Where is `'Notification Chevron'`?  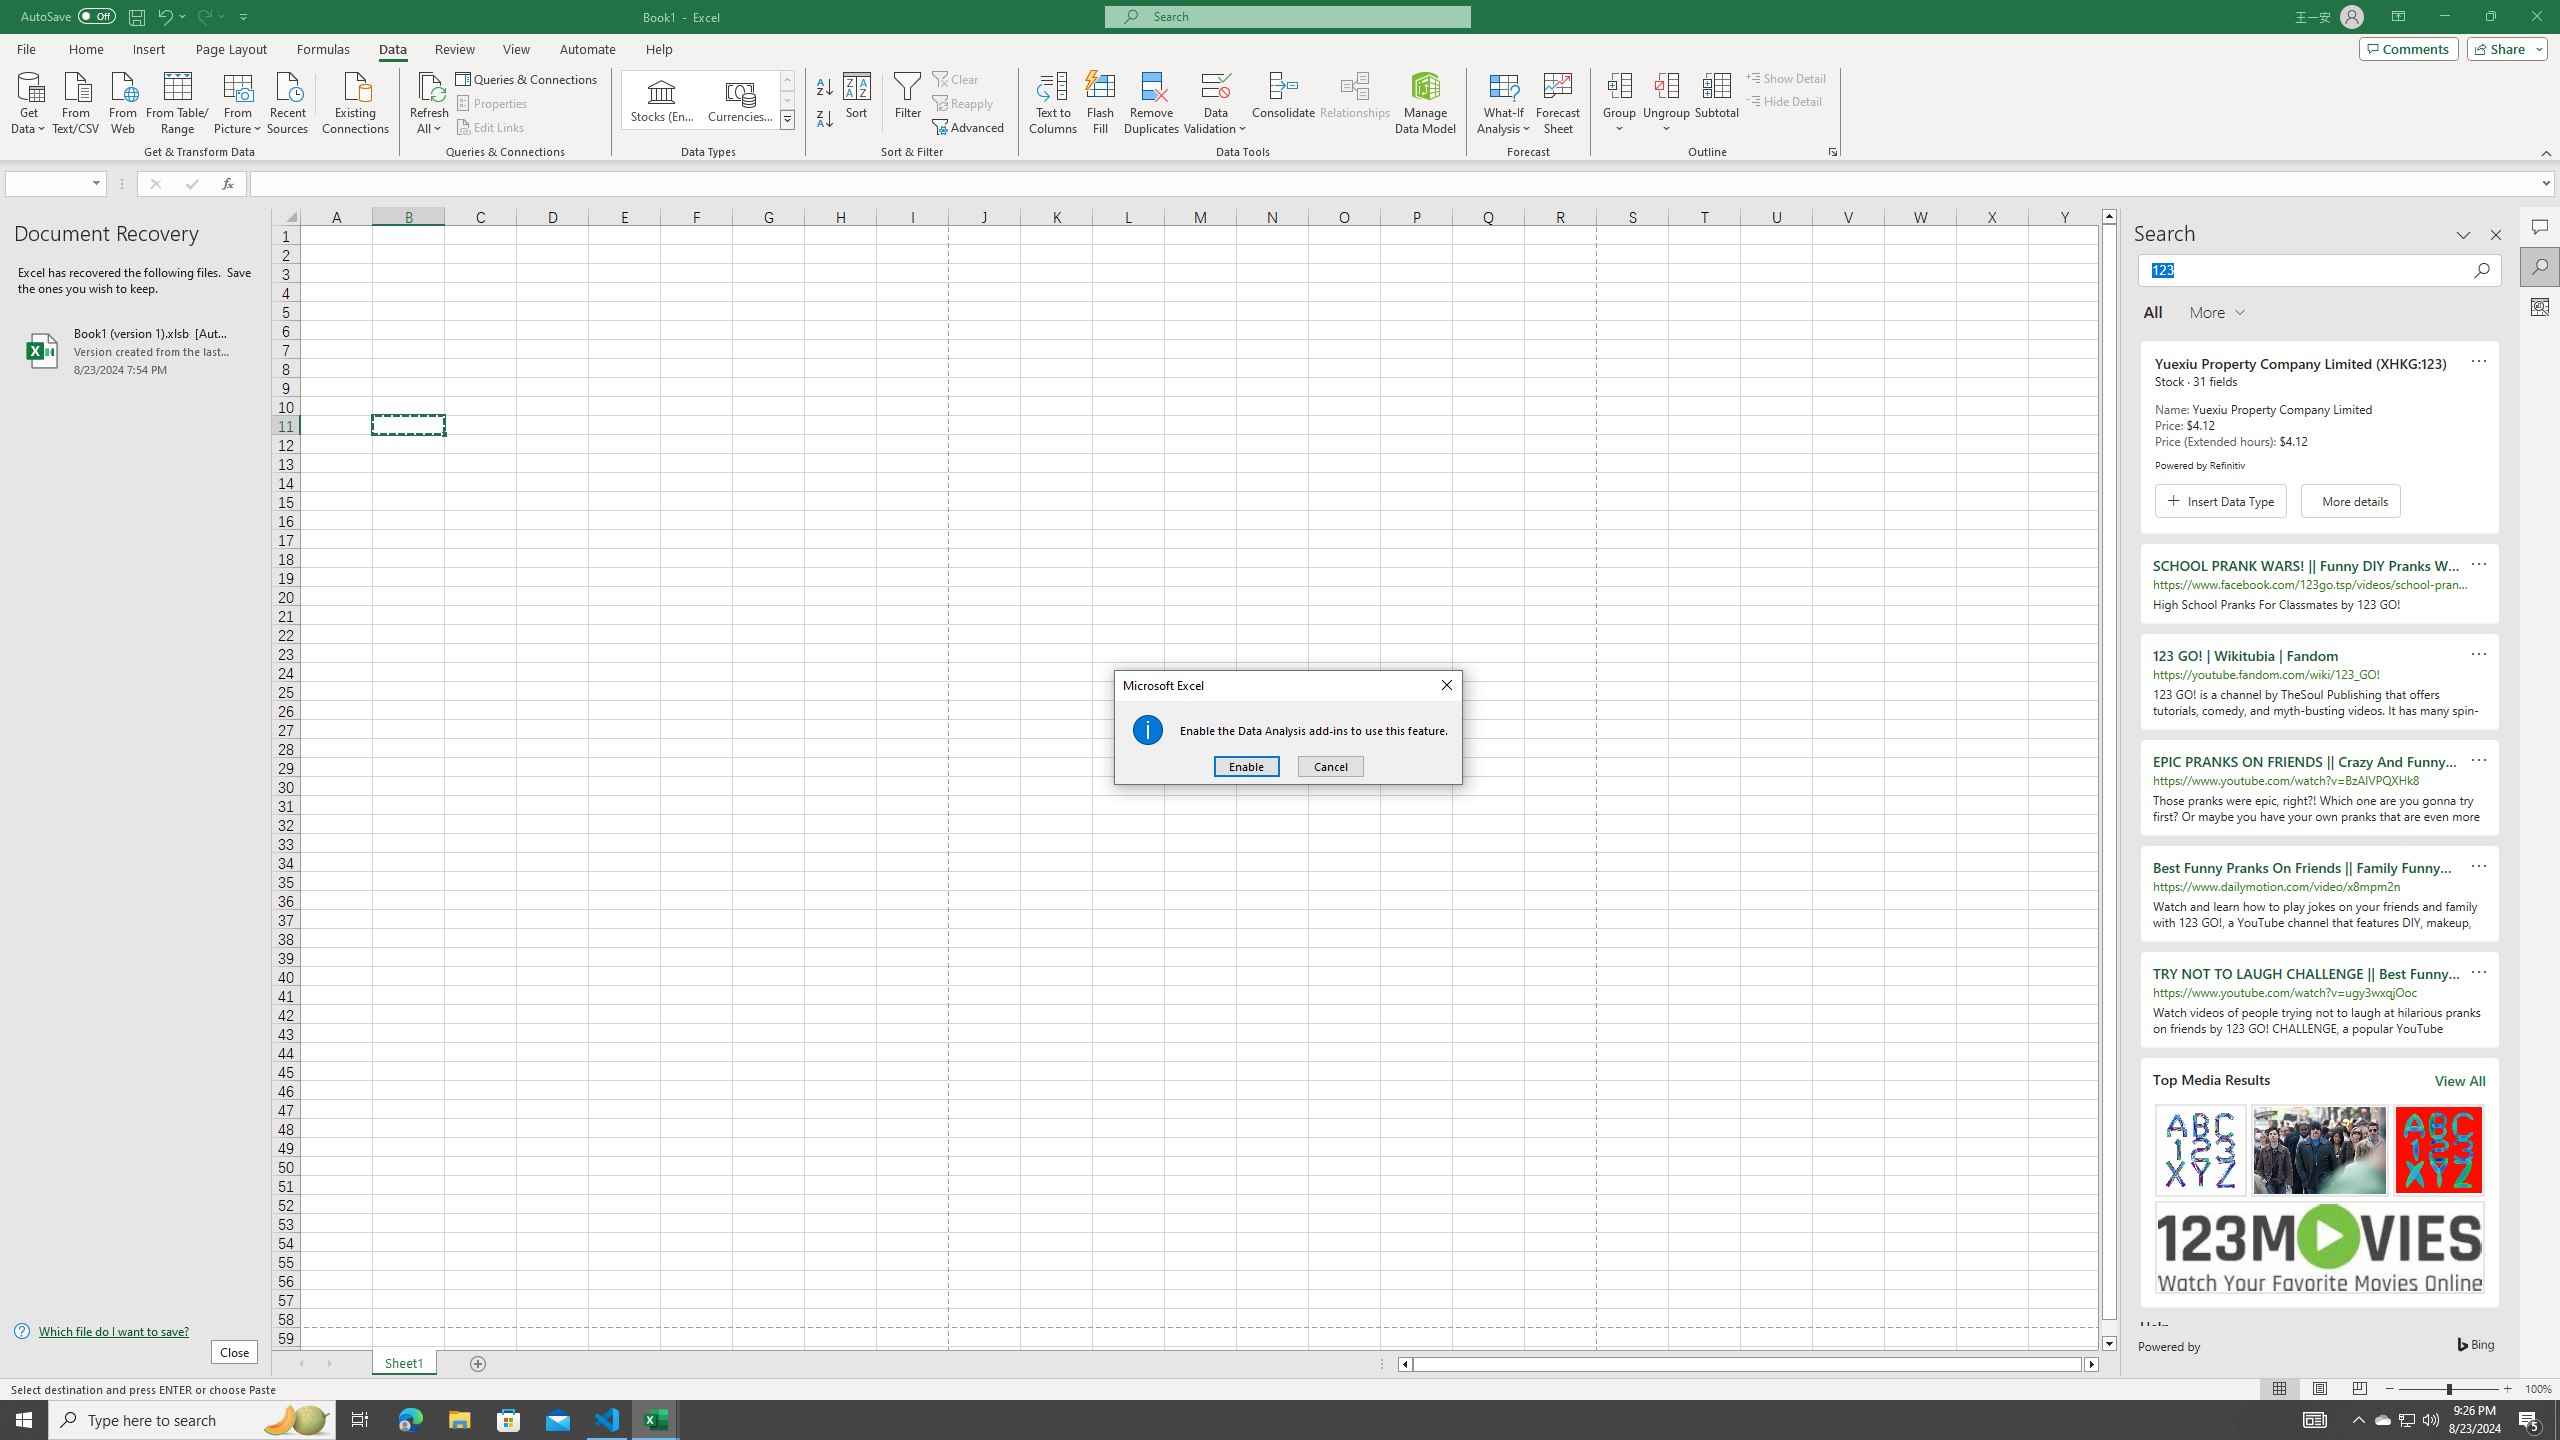 'Notification Chevron' is located at coordinates (2359, 1418).